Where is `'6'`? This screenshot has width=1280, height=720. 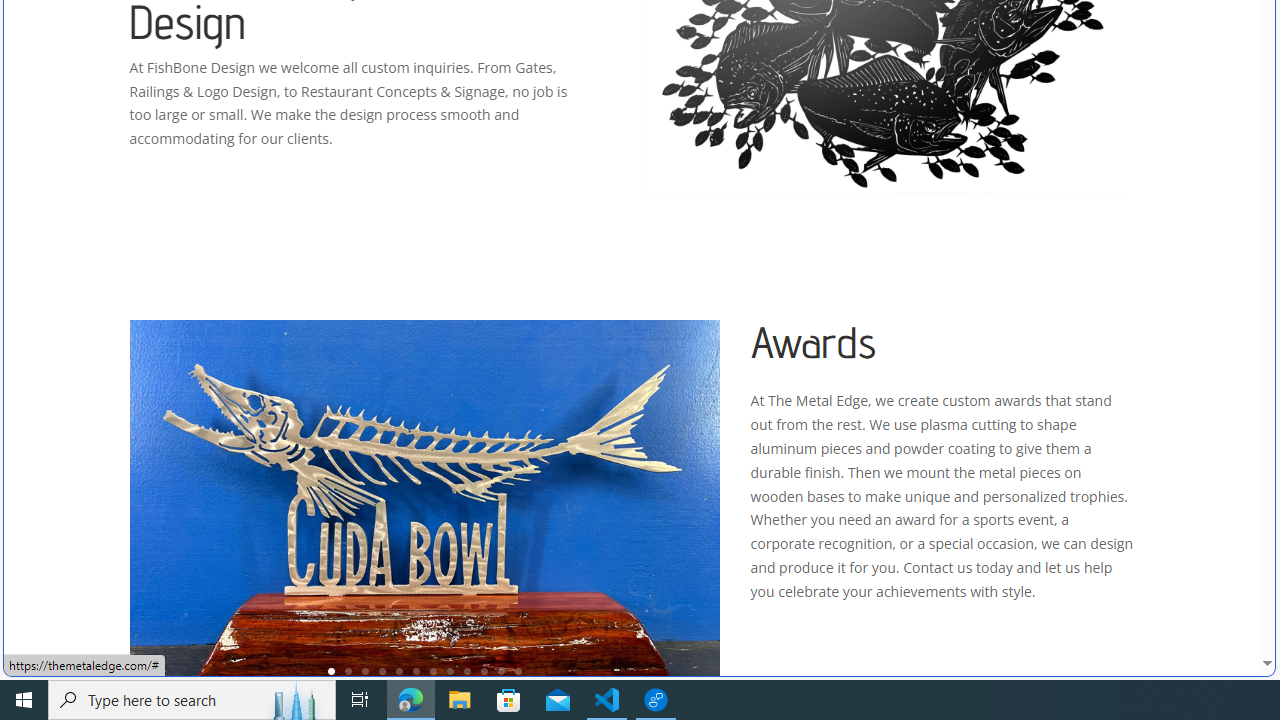 '6' is located at coordinates (415, 671).